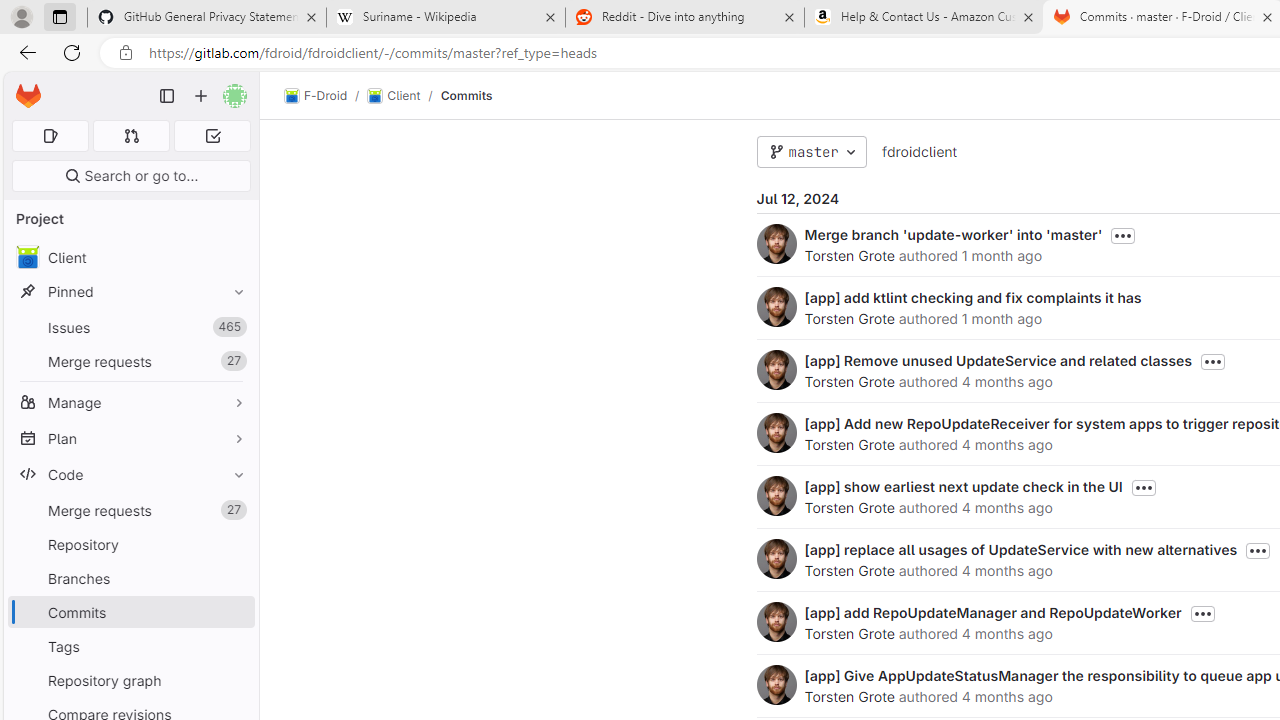 The height and width of the screenshot is (720, 1280). I want to click on 'Reddit - Dive into anything', so click(684, 17).